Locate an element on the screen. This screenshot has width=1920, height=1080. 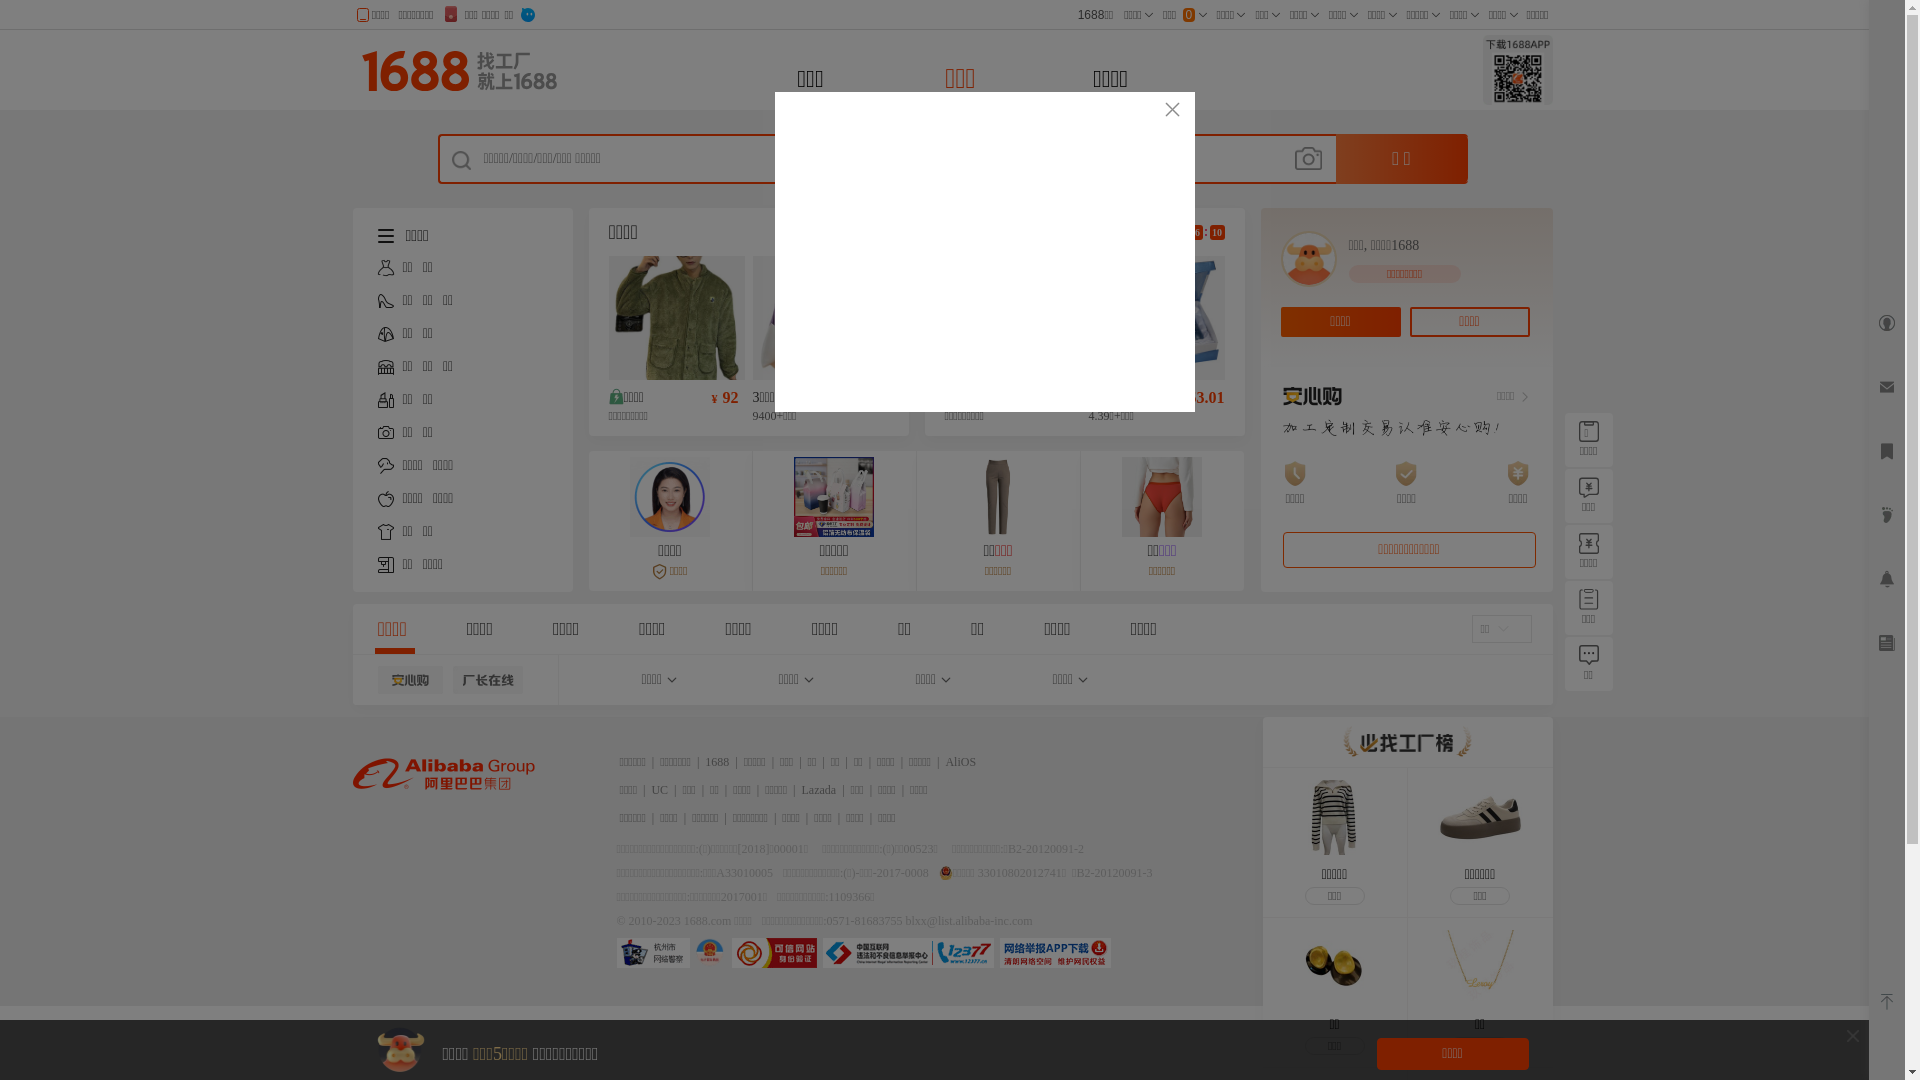
'UC' is located at coordinates (659, 789).